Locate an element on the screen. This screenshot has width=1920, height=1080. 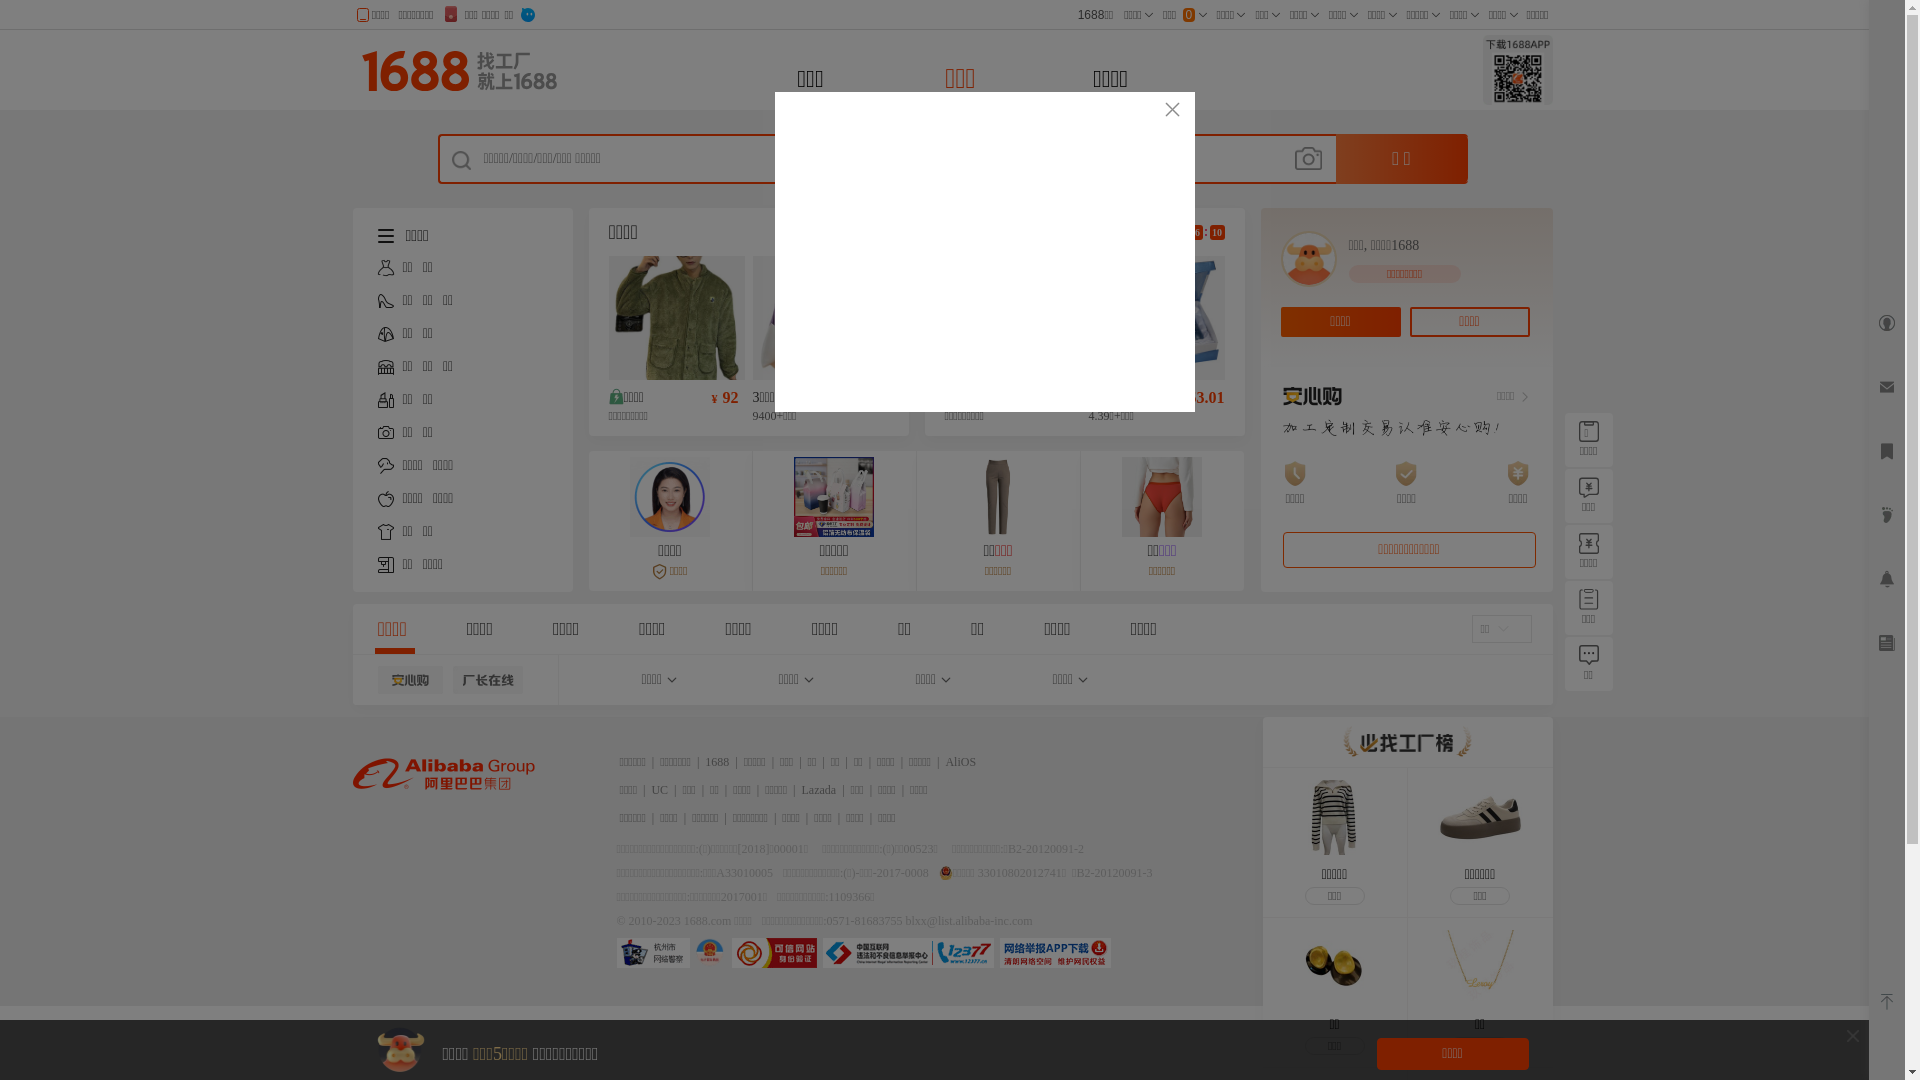
'UC' is located at coordinates (659, 789).